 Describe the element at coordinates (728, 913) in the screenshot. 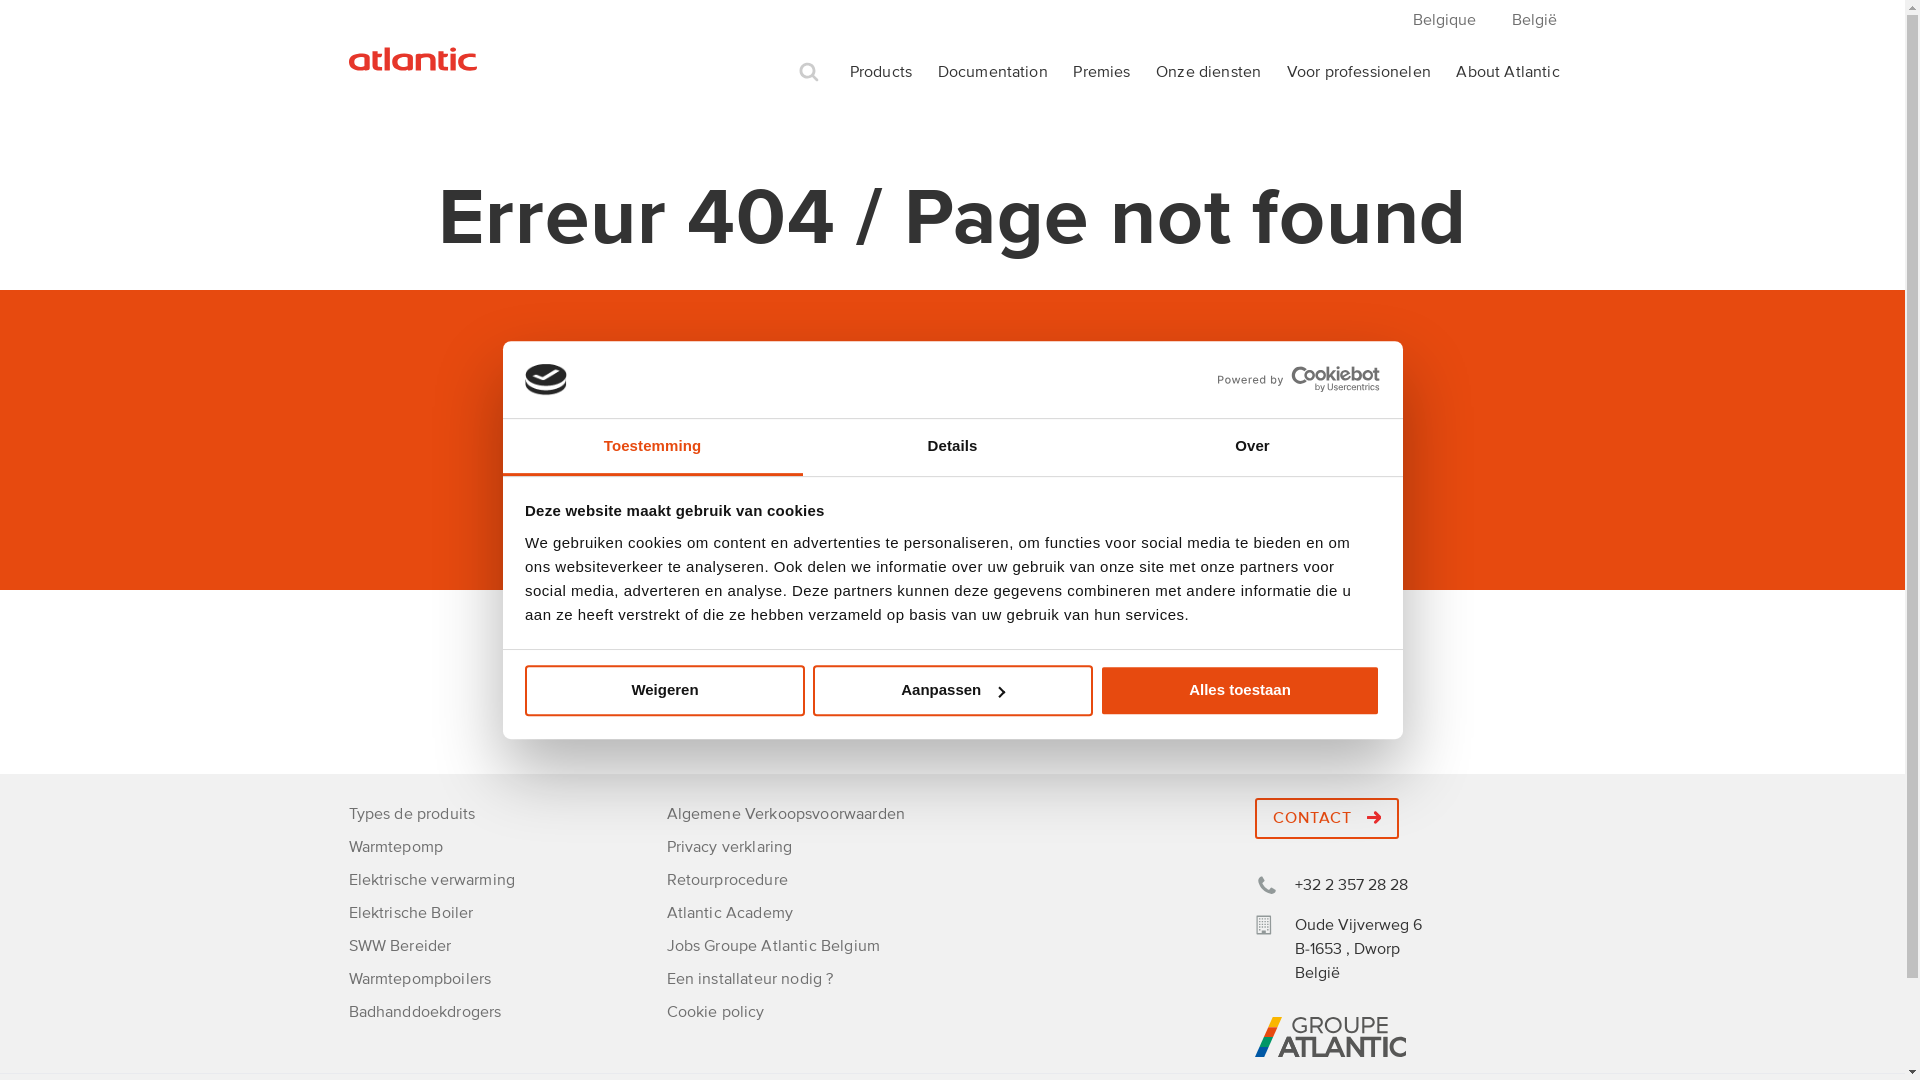

I see `'Atlantic Academy'` at that location.